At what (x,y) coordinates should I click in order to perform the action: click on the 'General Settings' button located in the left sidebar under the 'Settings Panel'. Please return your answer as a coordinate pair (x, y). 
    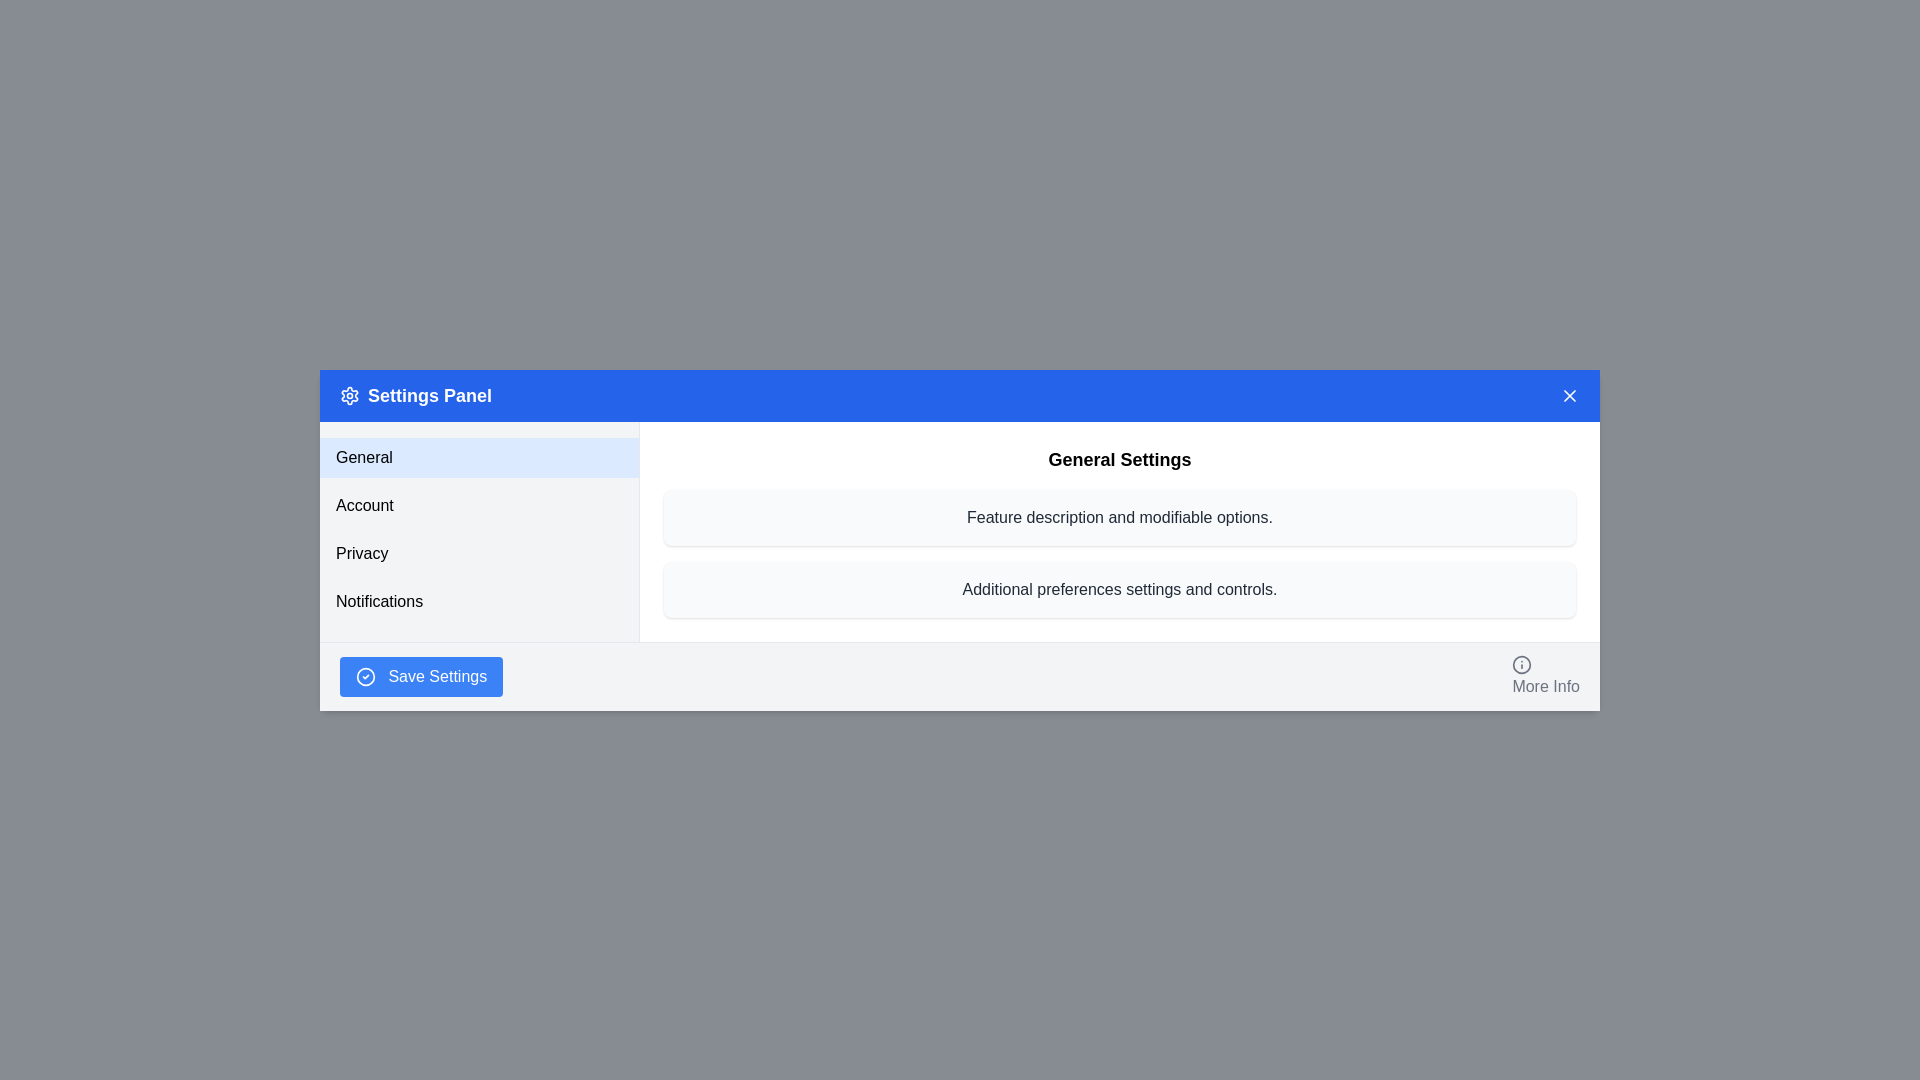
    Looking at the image, I should click on (478, 457).